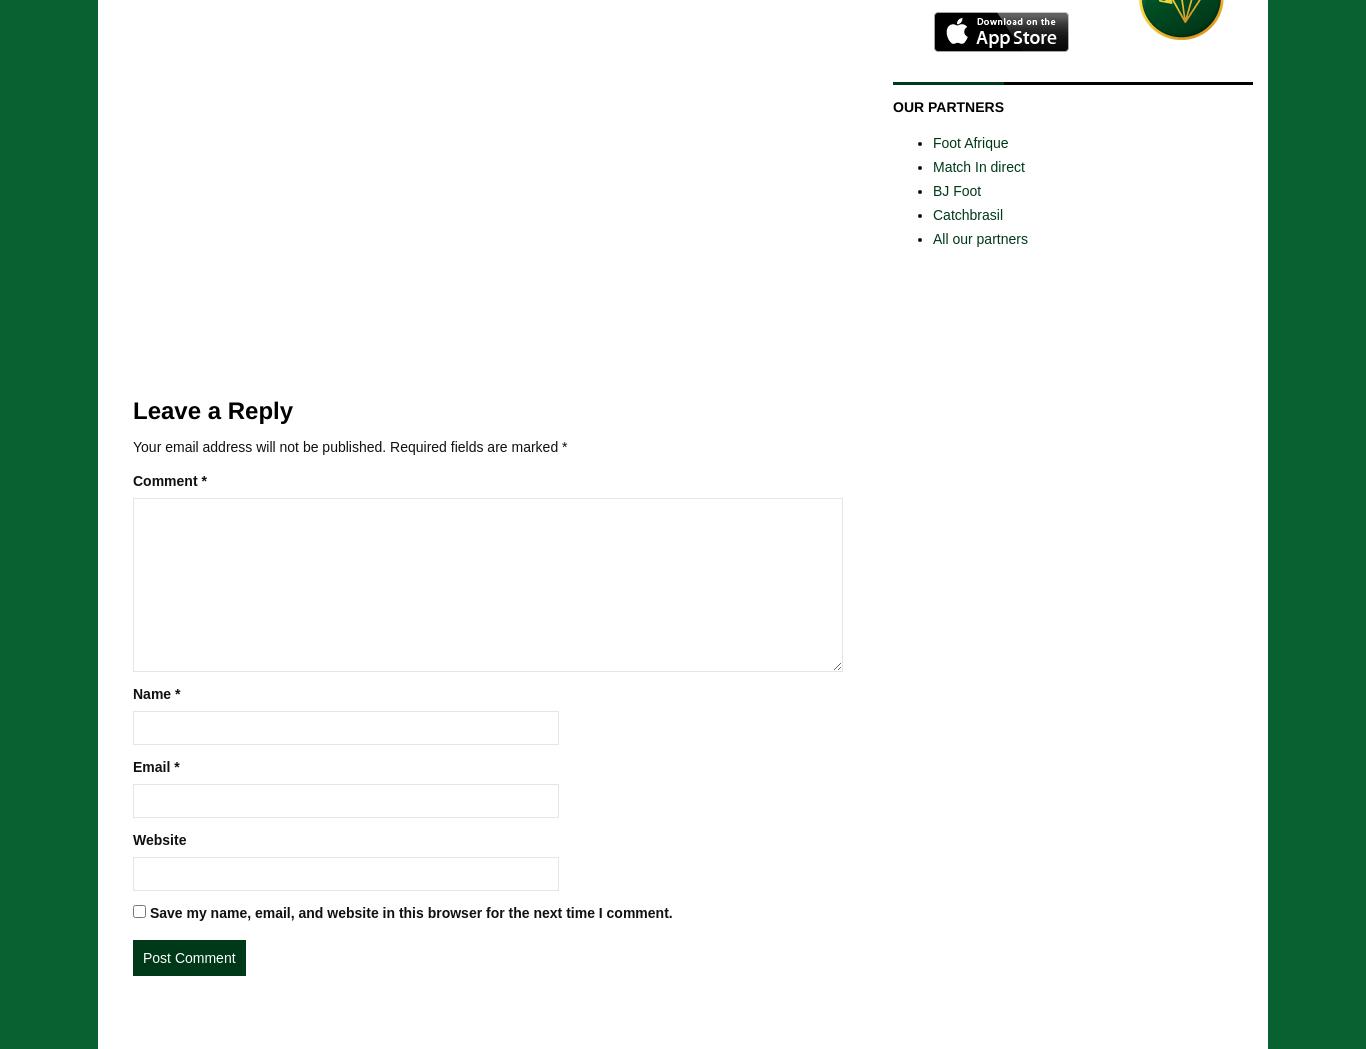  Describe the element at coordinates (132, 692) in the screenshot. I see `'Name'` at that location.